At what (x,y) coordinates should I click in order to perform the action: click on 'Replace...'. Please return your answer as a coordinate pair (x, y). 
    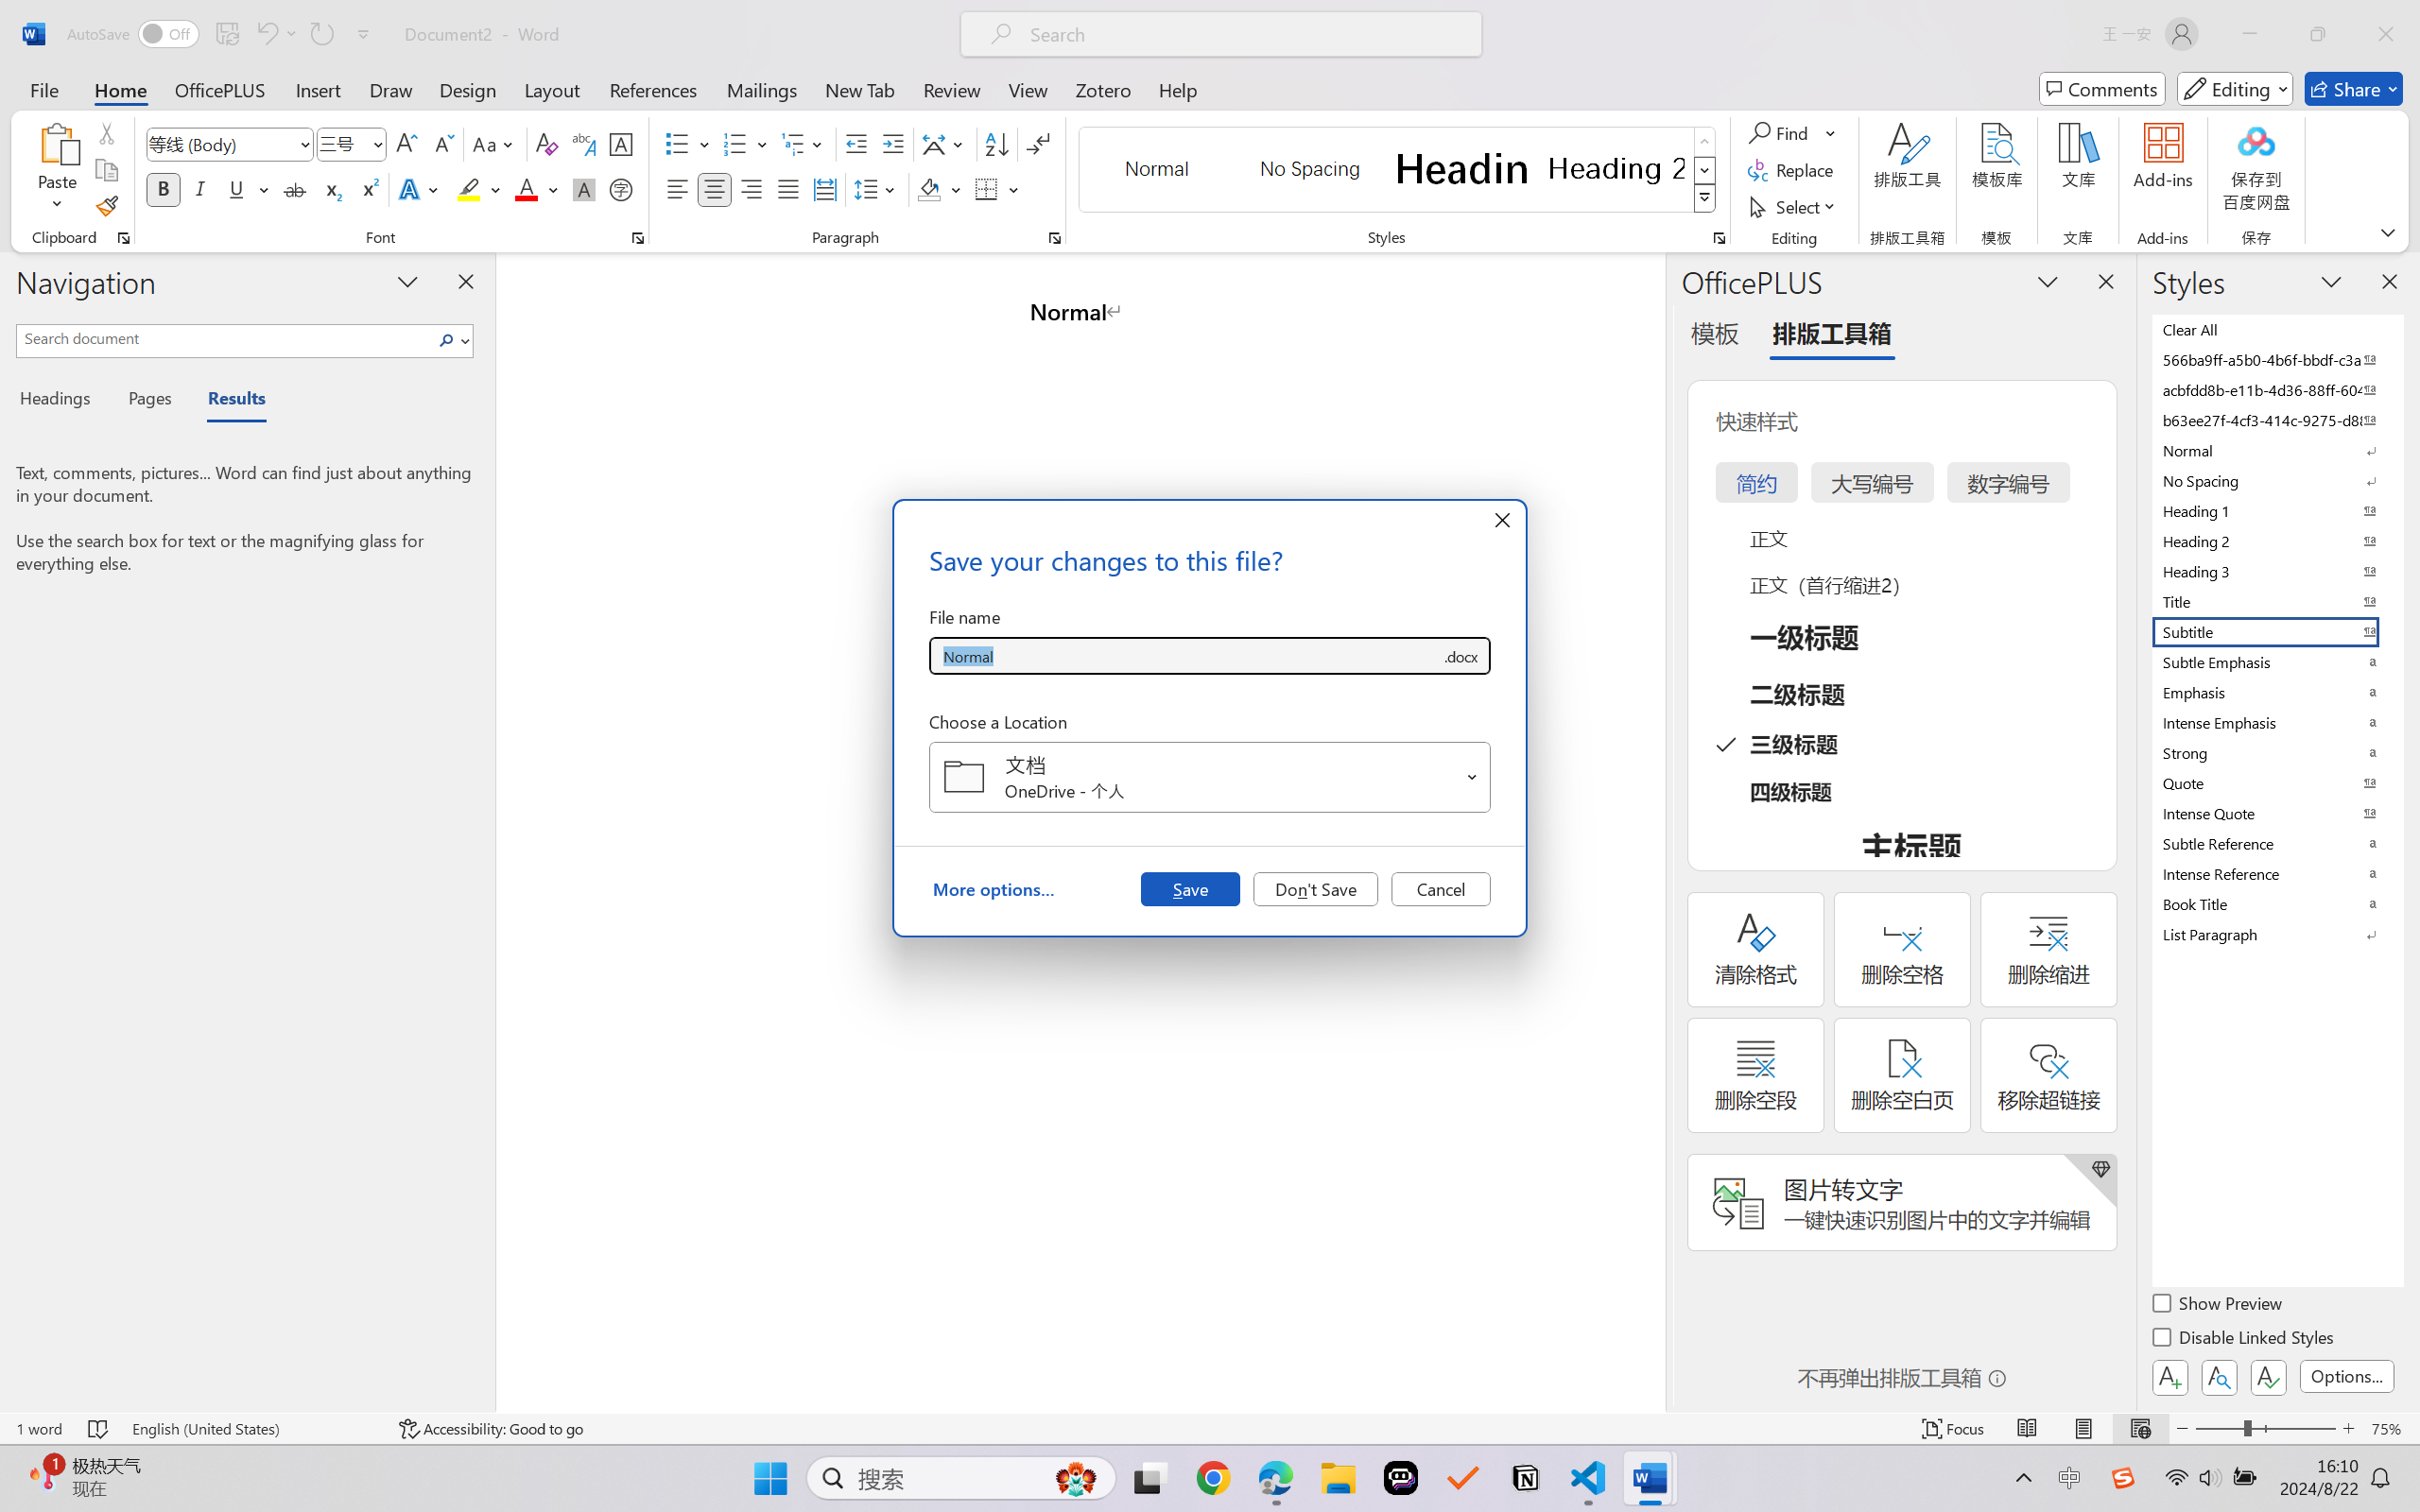
    Looking at the image, I should click on (1791, 170).